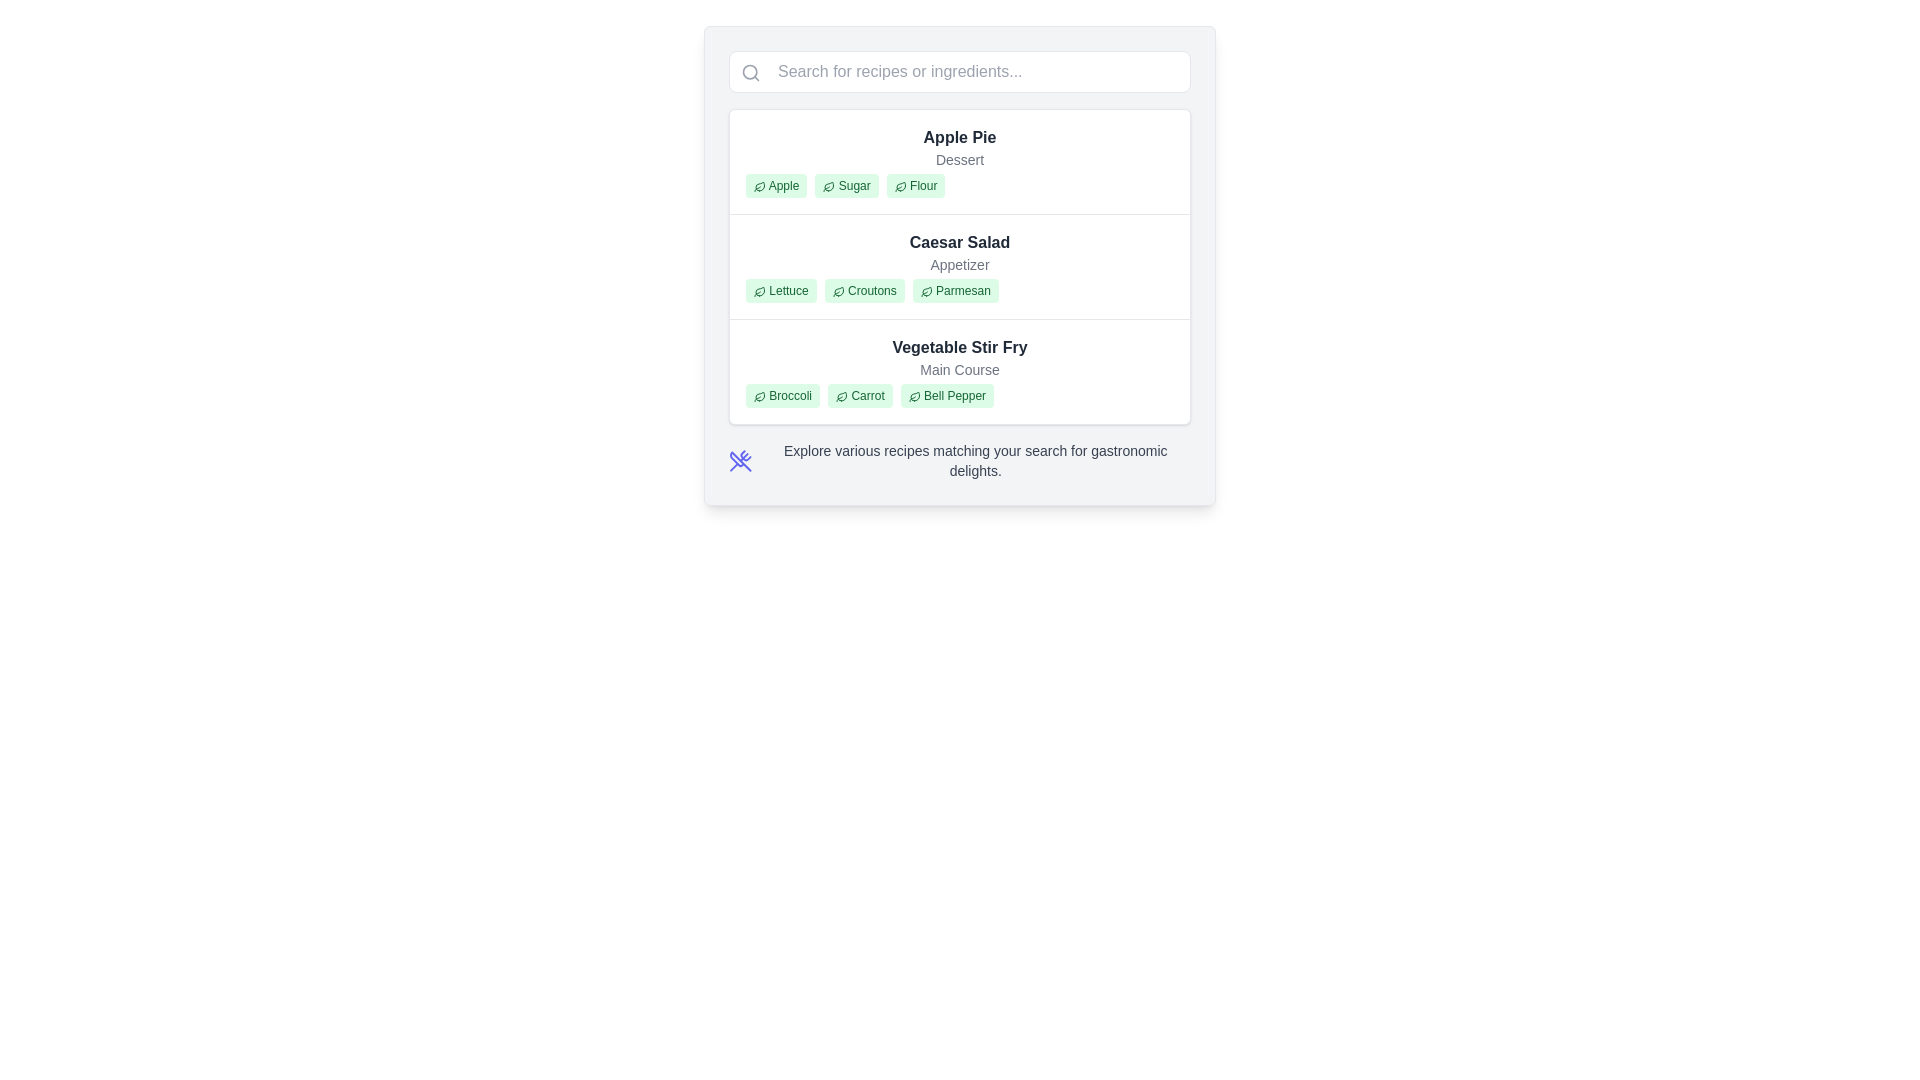  Describe the element at coordinates (946, 396) in the screenshot. I see `the 'Bell Pepper' label with a light green background and green text, positioned as the third label in the 'Vegetable Stir Fry' recipe group` at that location.